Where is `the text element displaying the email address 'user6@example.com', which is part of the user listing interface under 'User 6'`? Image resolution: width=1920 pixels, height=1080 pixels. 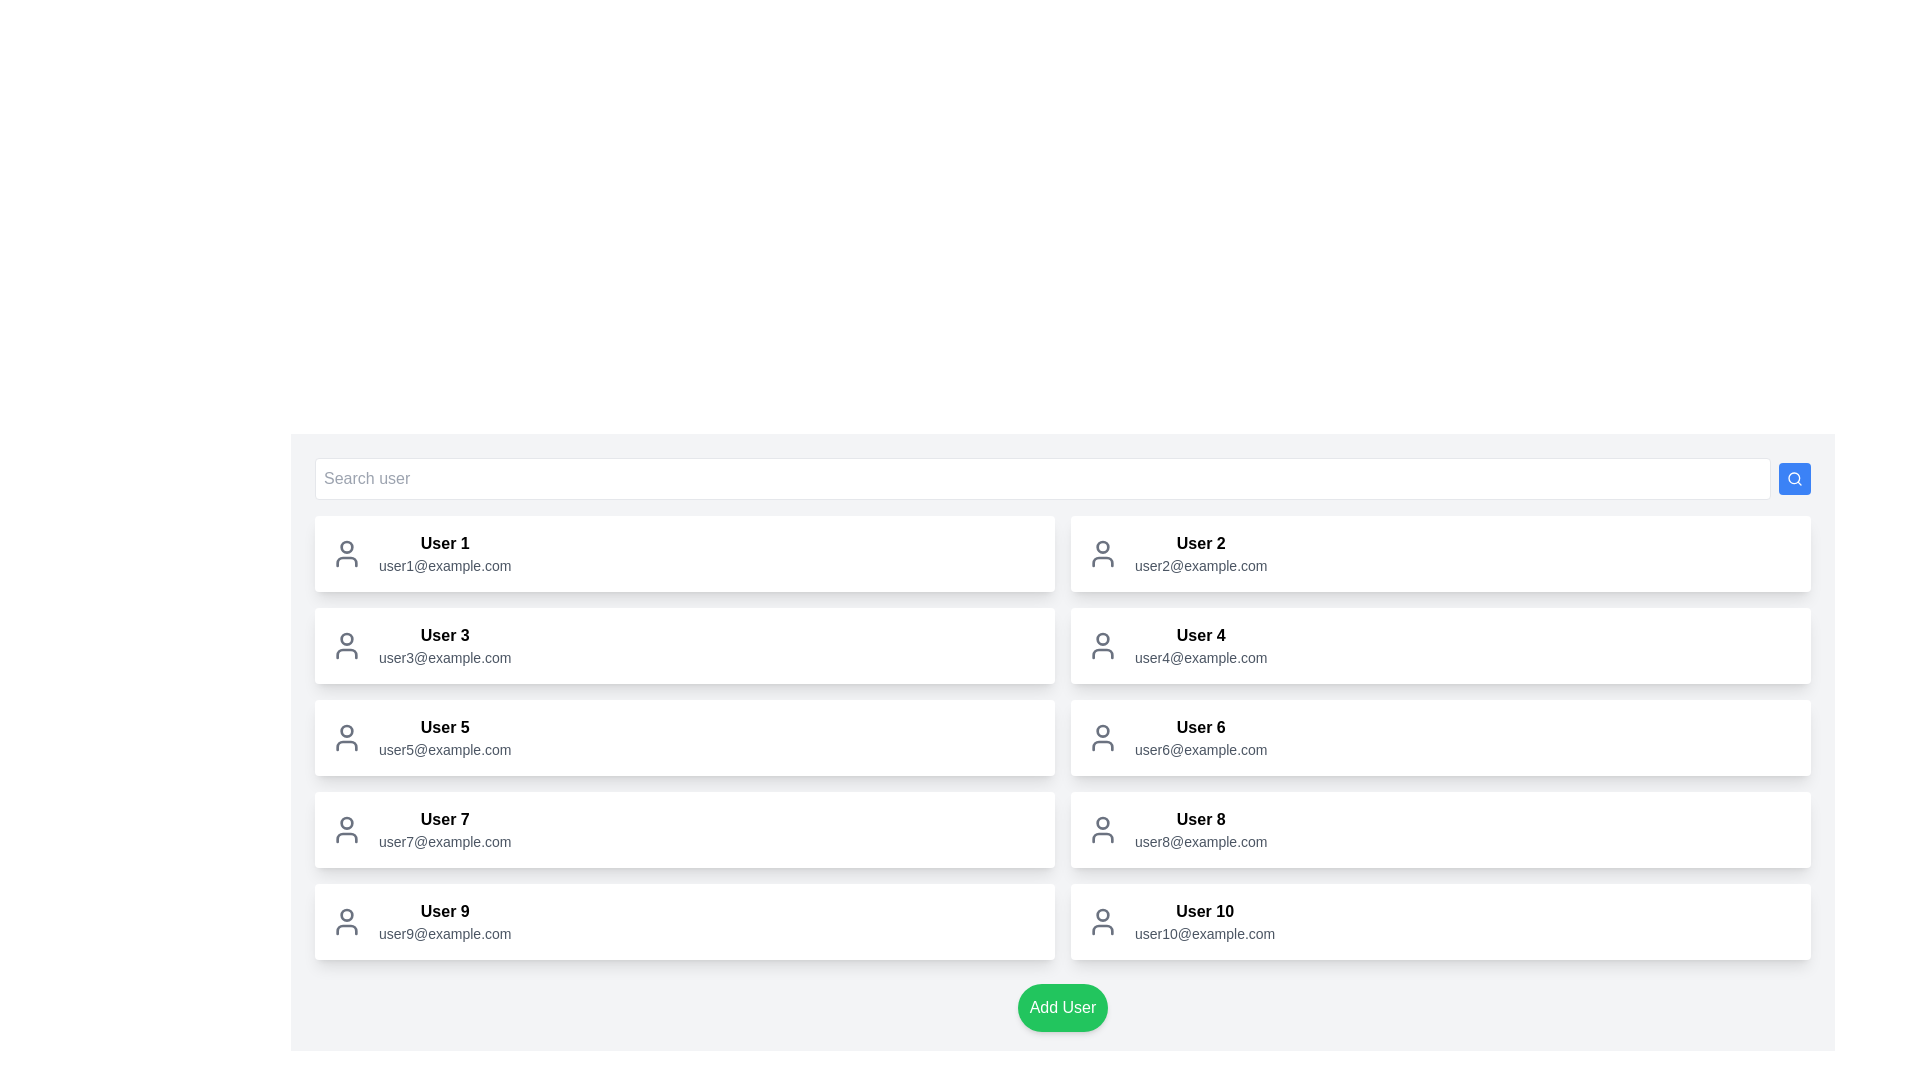
the text element displaying the email address 'user6@example.com', which is part of the user listing interface under 'User 6' is located at coordinates (1200, 749).